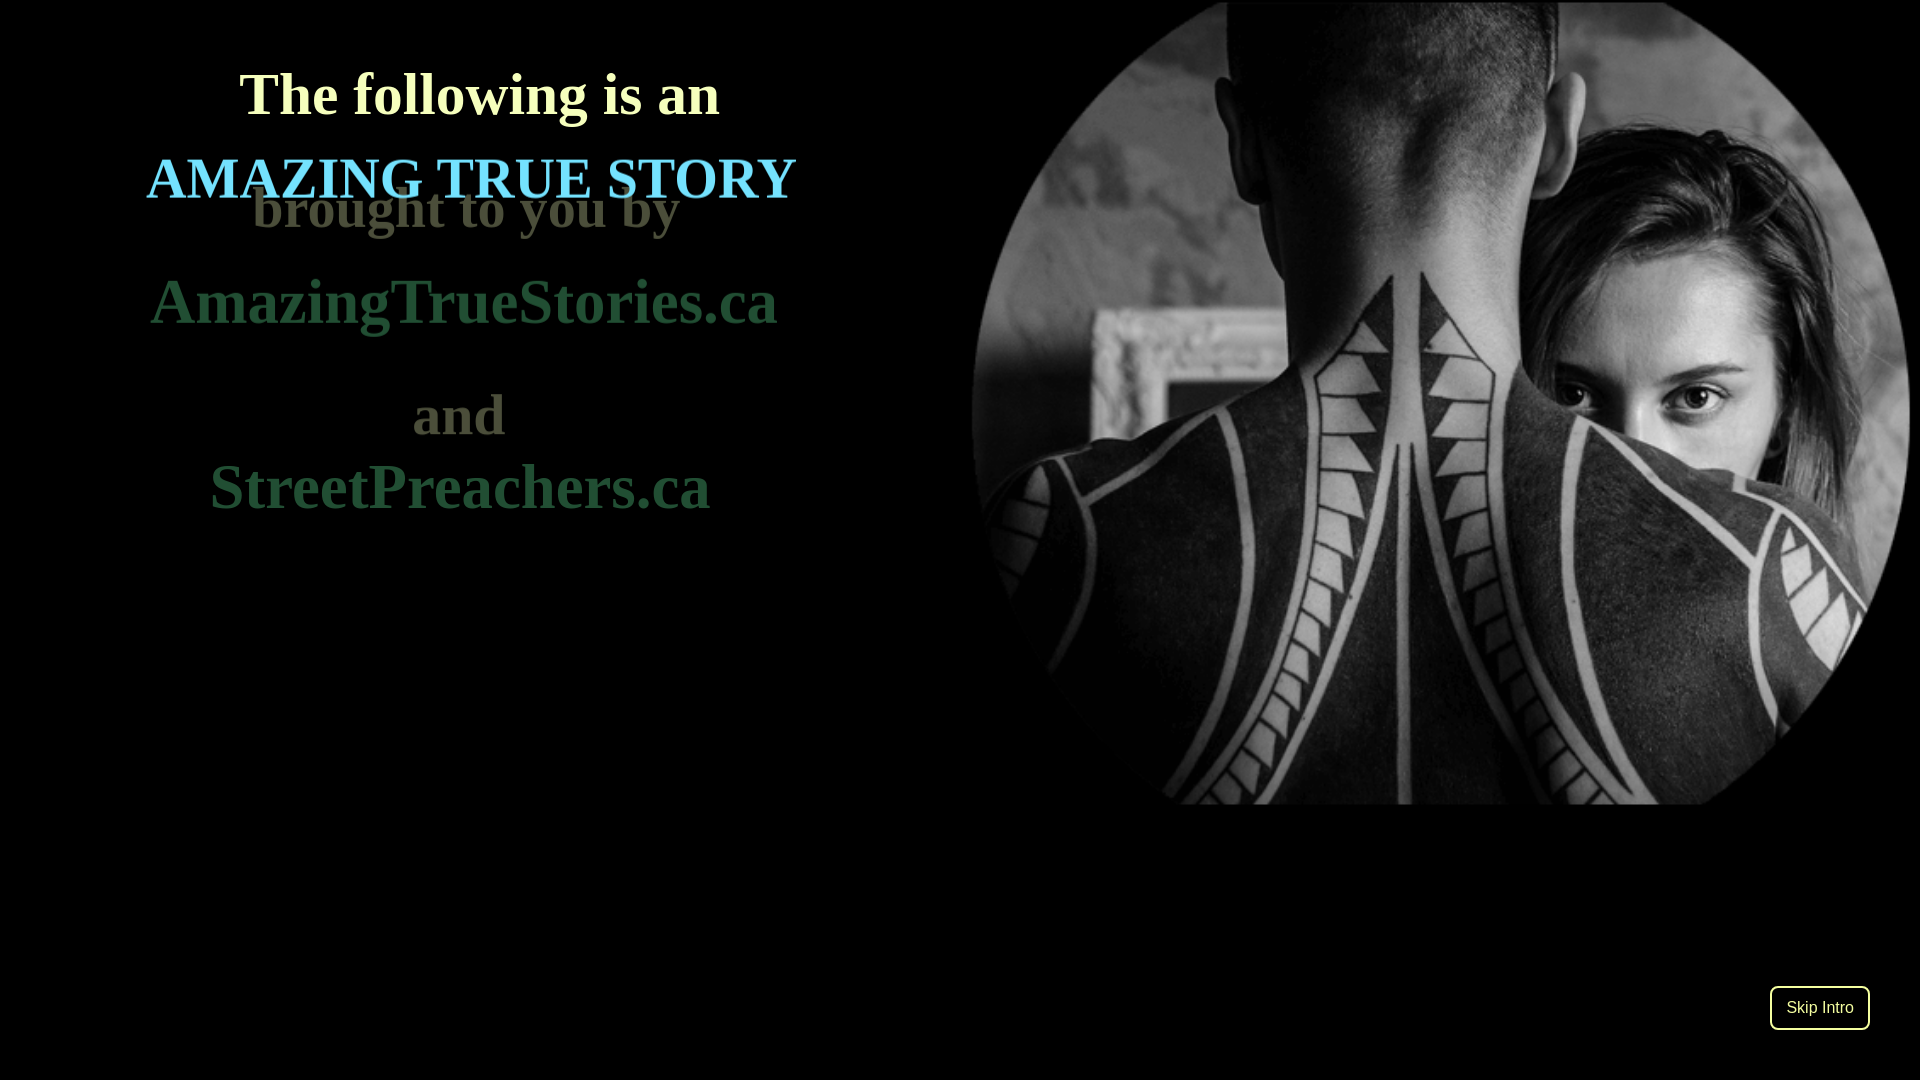 The image size is (1920, 1080). What do you see at coordinates (1819, 1007) in the screenshot?
I see `'Skip Intro'` at bounding box center [1819, 1007].